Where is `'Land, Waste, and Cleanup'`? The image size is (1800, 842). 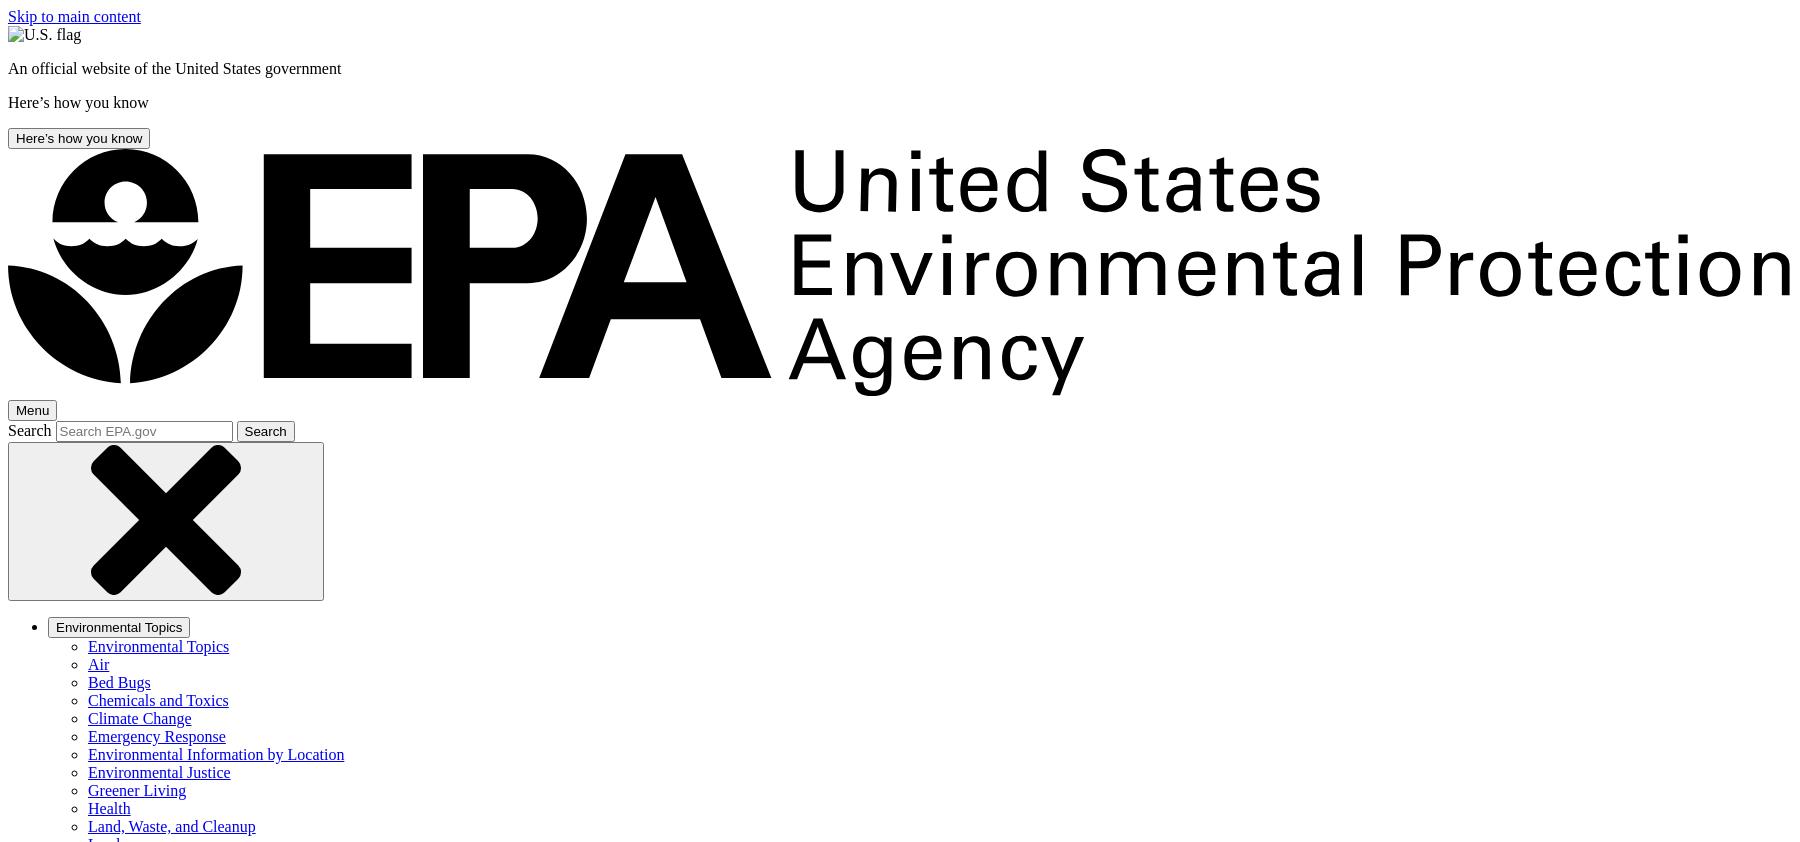
'Land, Waste, and Cleanup' is located at coordinates (87, 826).